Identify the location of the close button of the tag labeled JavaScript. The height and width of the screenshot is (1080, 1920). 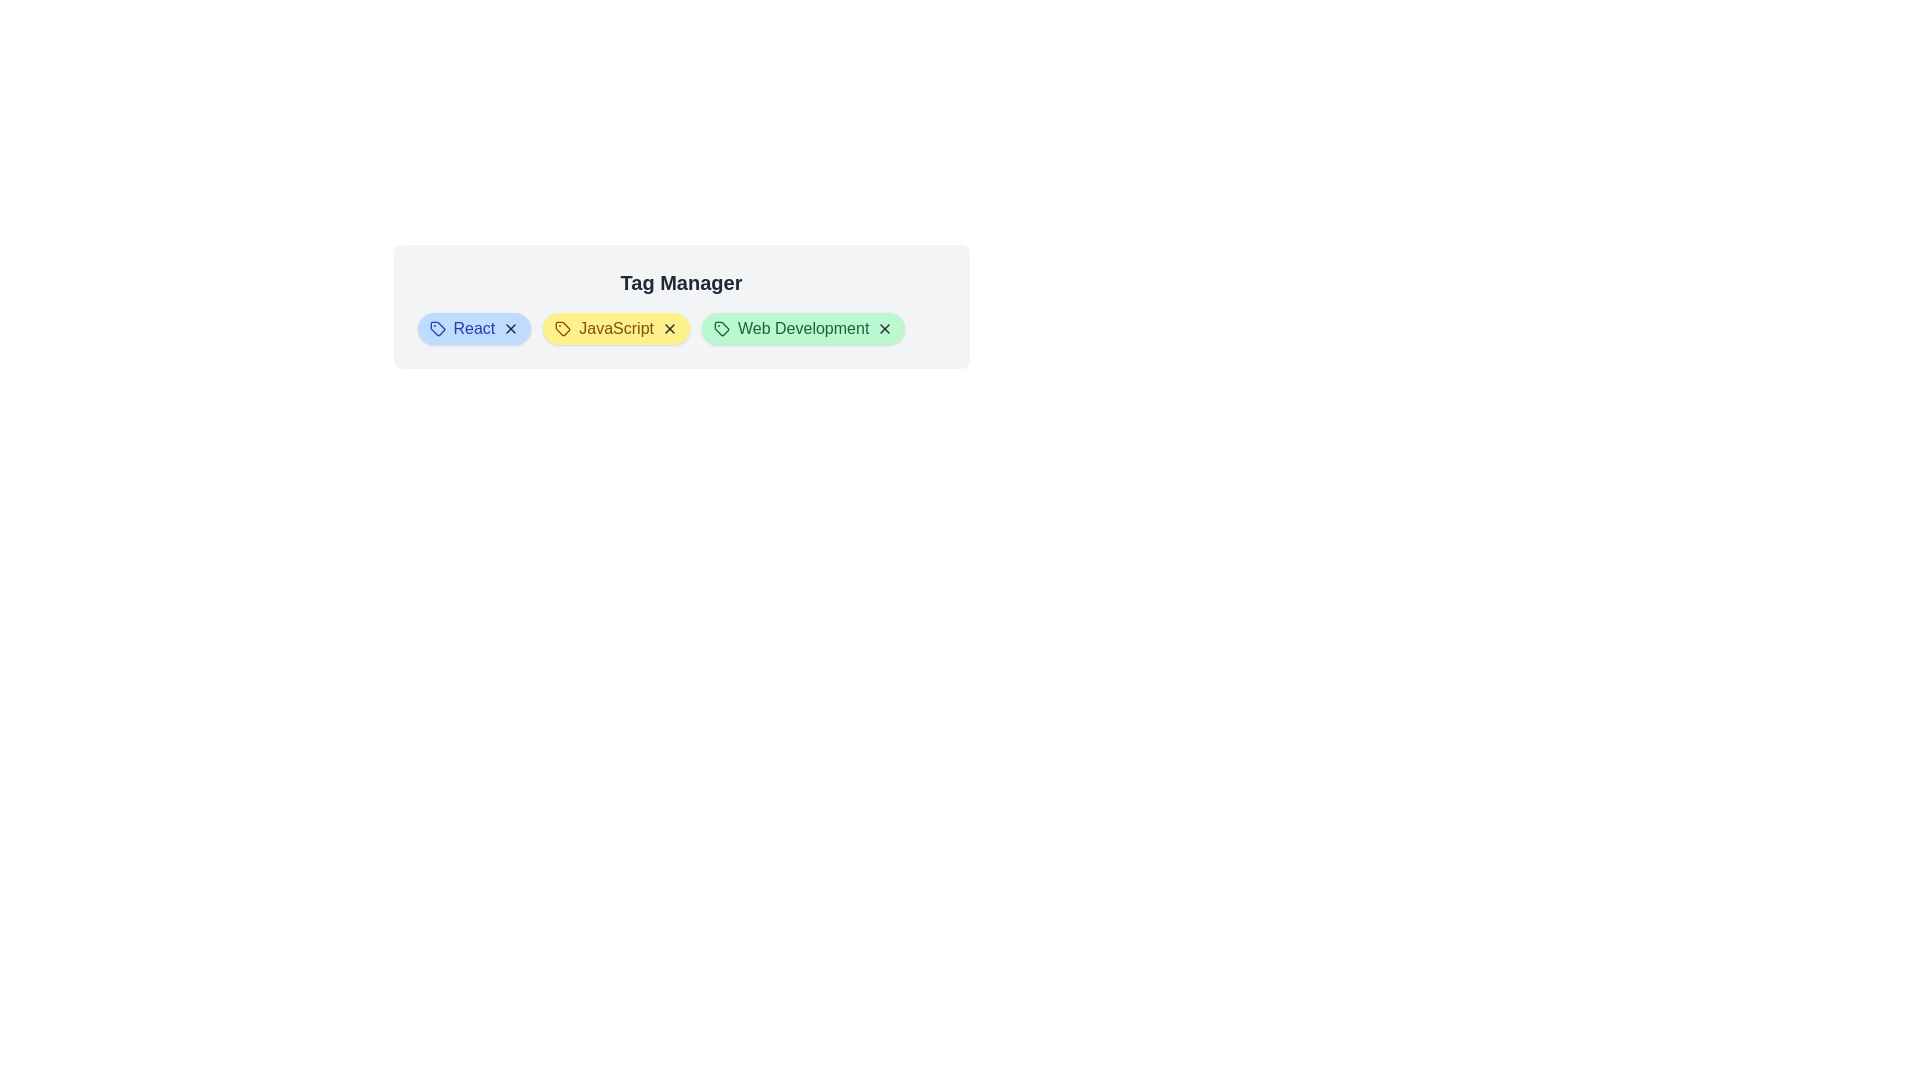
(670, 327).